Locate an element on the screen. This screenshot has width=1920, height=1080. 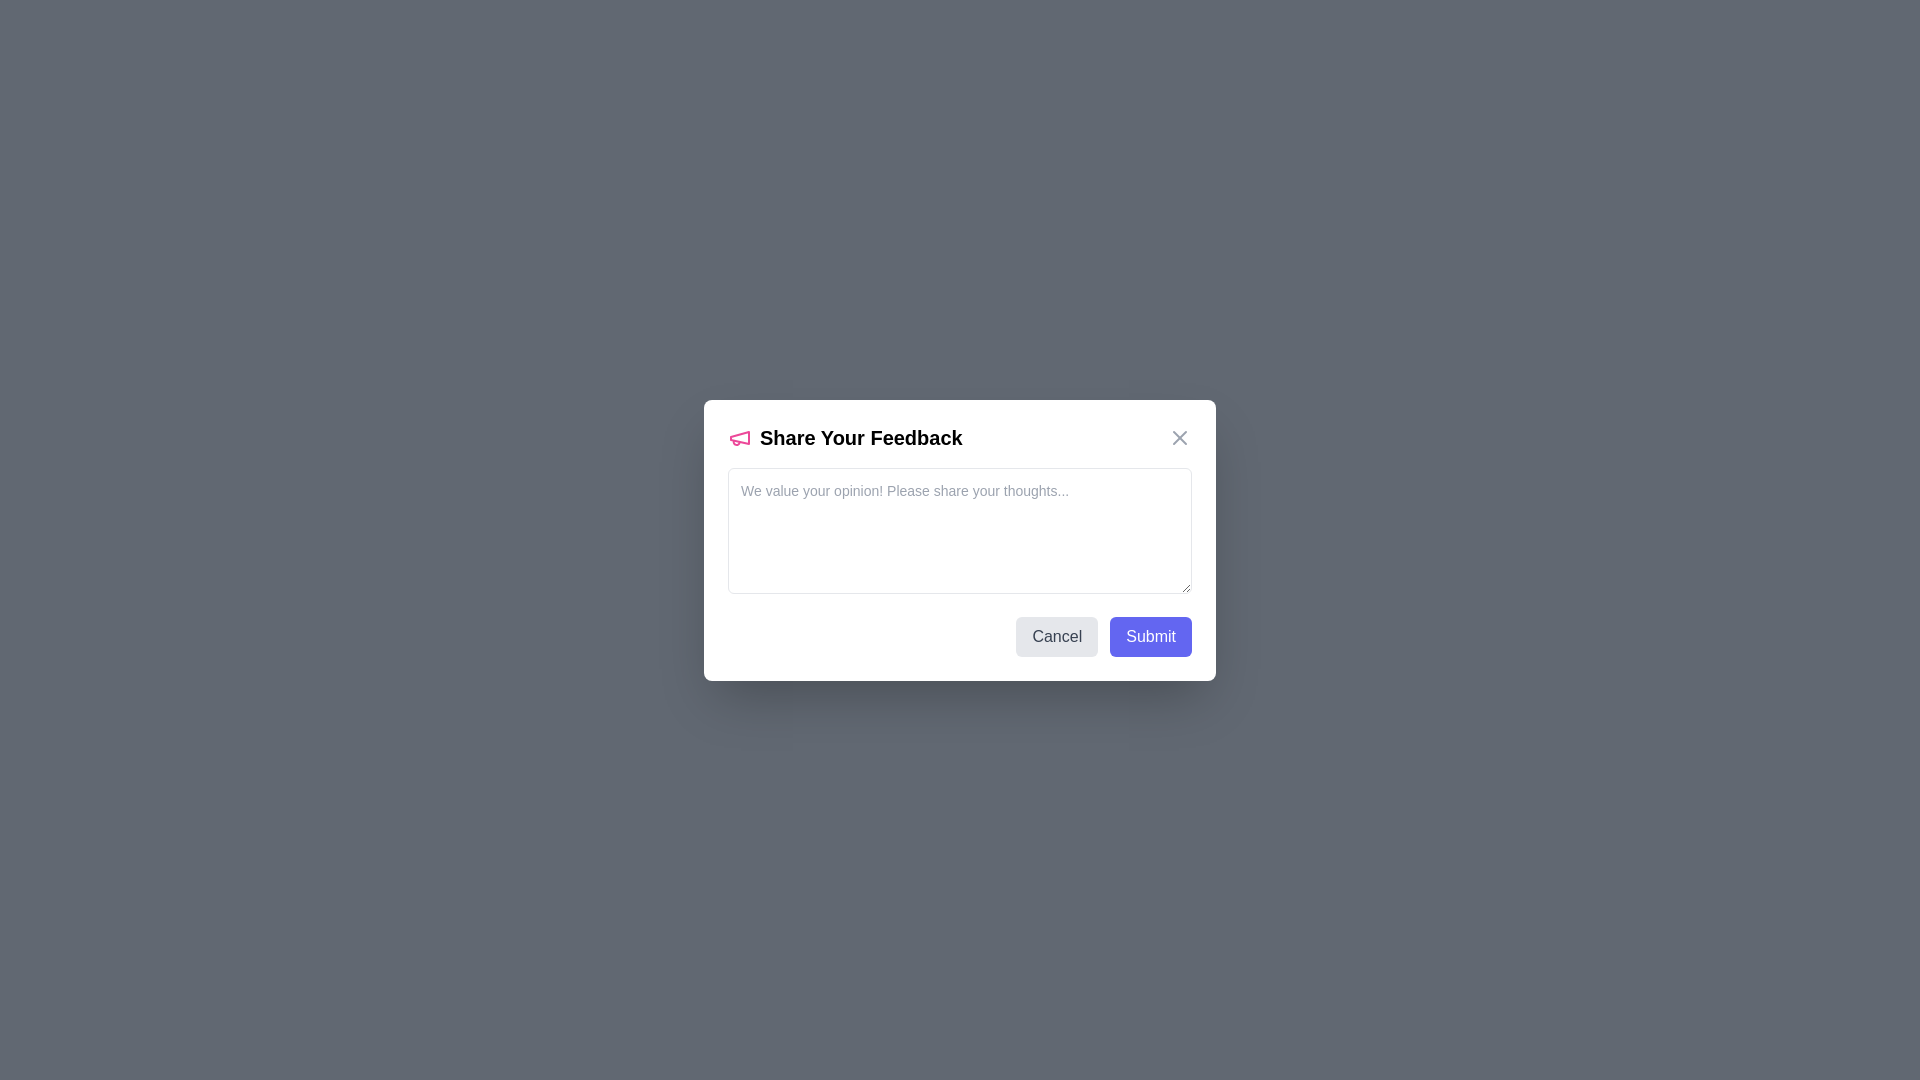
the 'Submit' button to submit the feedback is located at coordinates (1151, 636).